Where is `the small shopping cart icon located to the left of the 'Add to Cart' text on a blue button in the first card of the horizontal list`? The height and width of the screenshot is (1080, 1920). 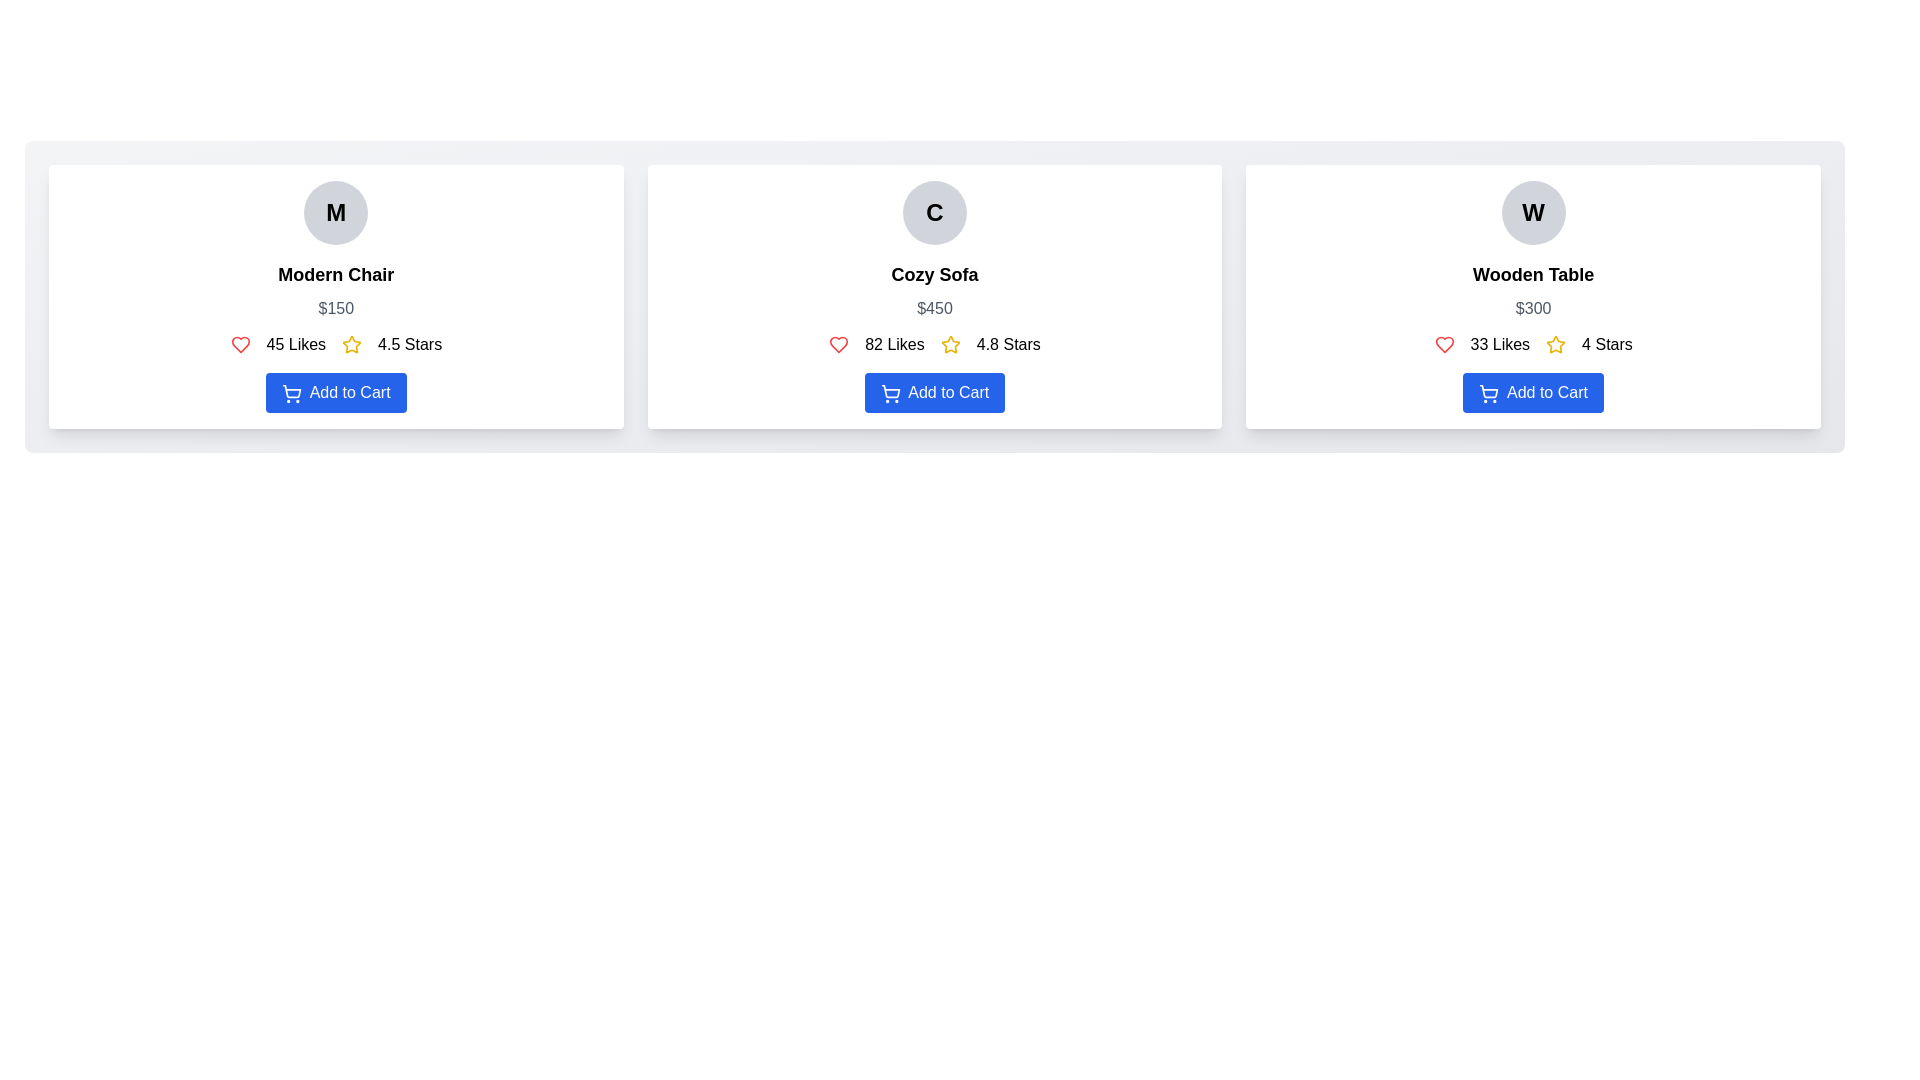 the small shopping cart icon located to the left of the 'Add to Cart' text on a blue button in the first card of the horizontal list is located at coordinates (291, 393).